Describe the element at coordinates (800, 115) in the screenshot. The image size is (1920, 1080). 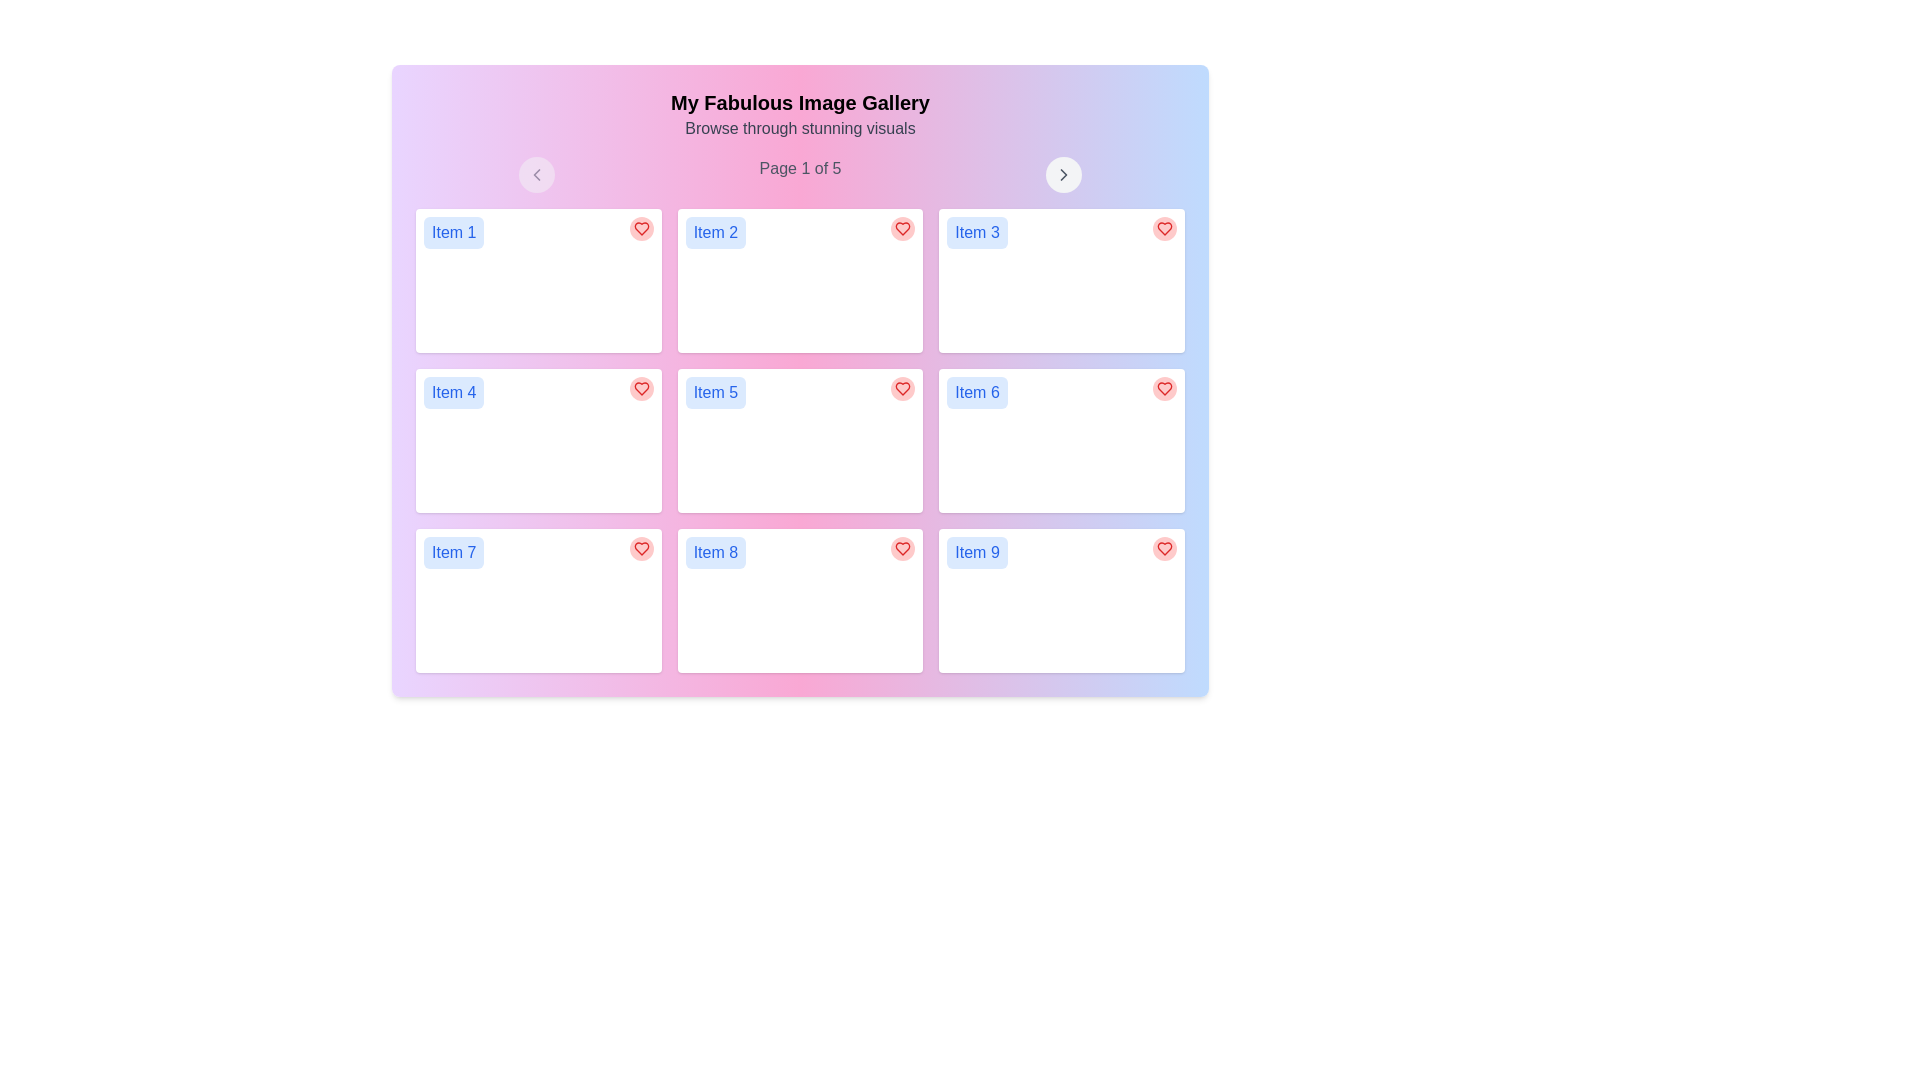
I see `text from the header element at the top of the image gallery, which includes the title and subtitle` at that location.